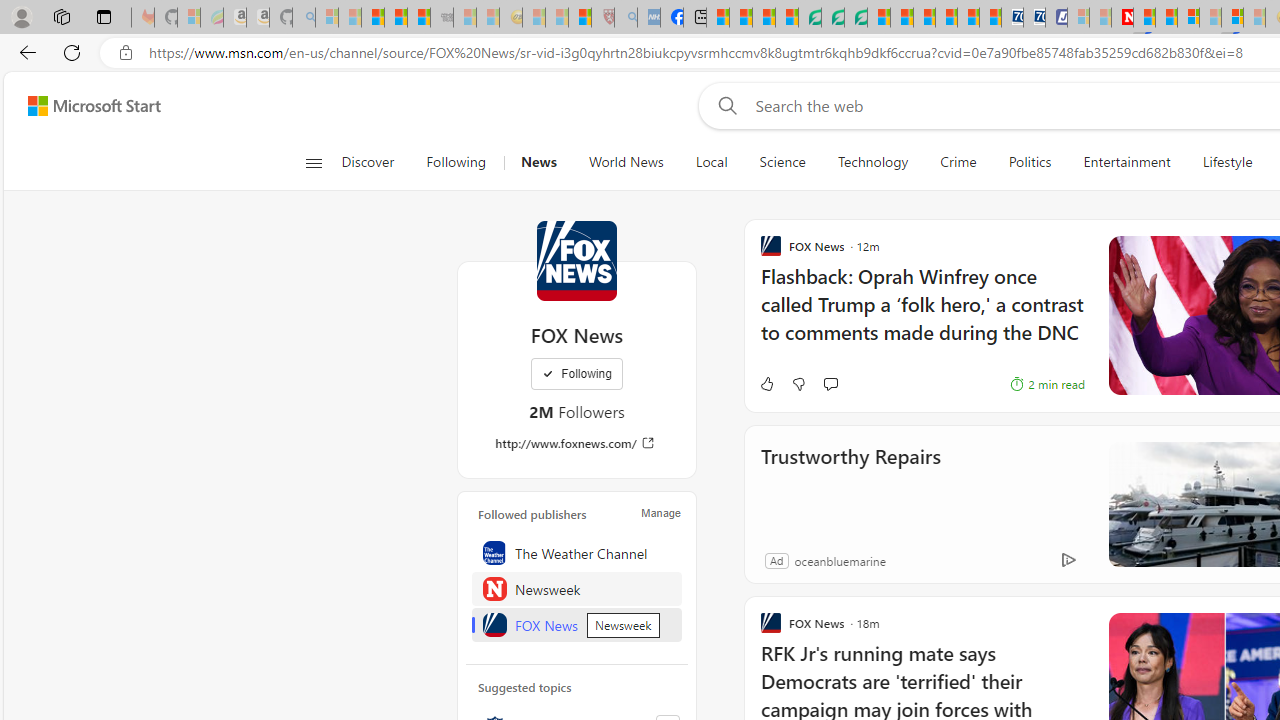 The image size is (1280, 720). I want to click on 'New Report Confirms 2023 Was Record Hot | Watch', so click(418, 17).